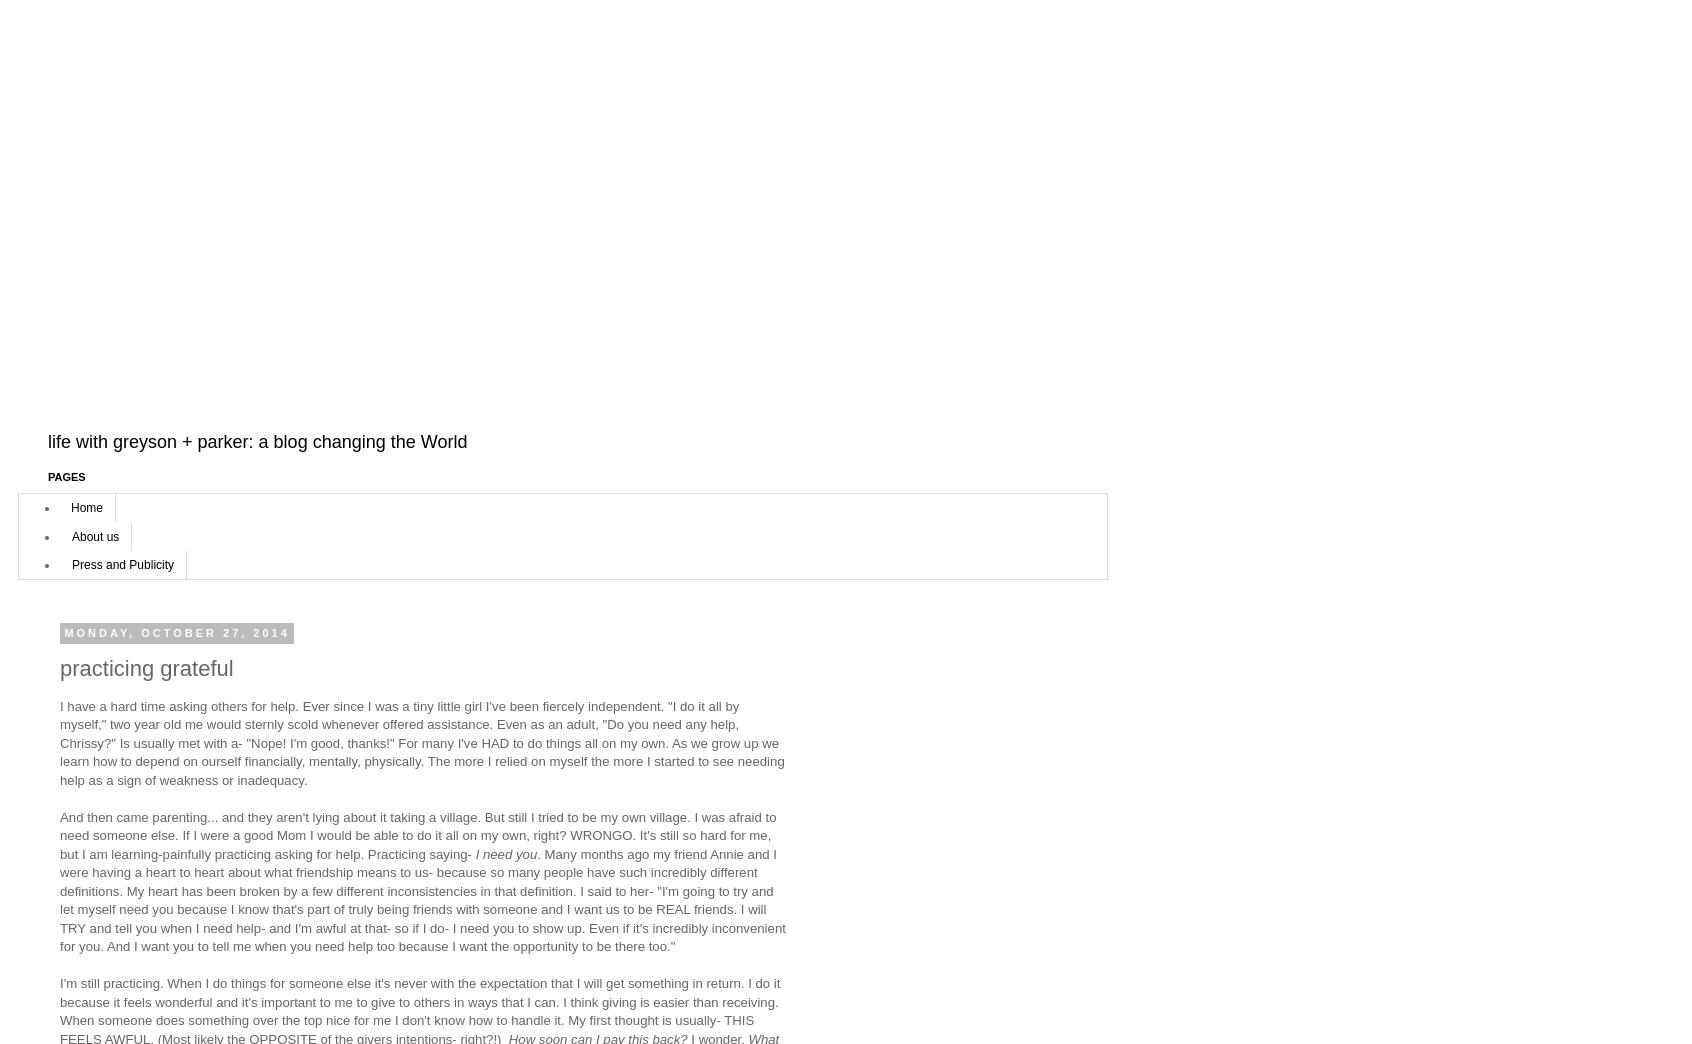 This screenshot has width=1692, height=1044. Describe the element at coordinates (95, 534) in the screenshot. I see `'About us'` at that location.